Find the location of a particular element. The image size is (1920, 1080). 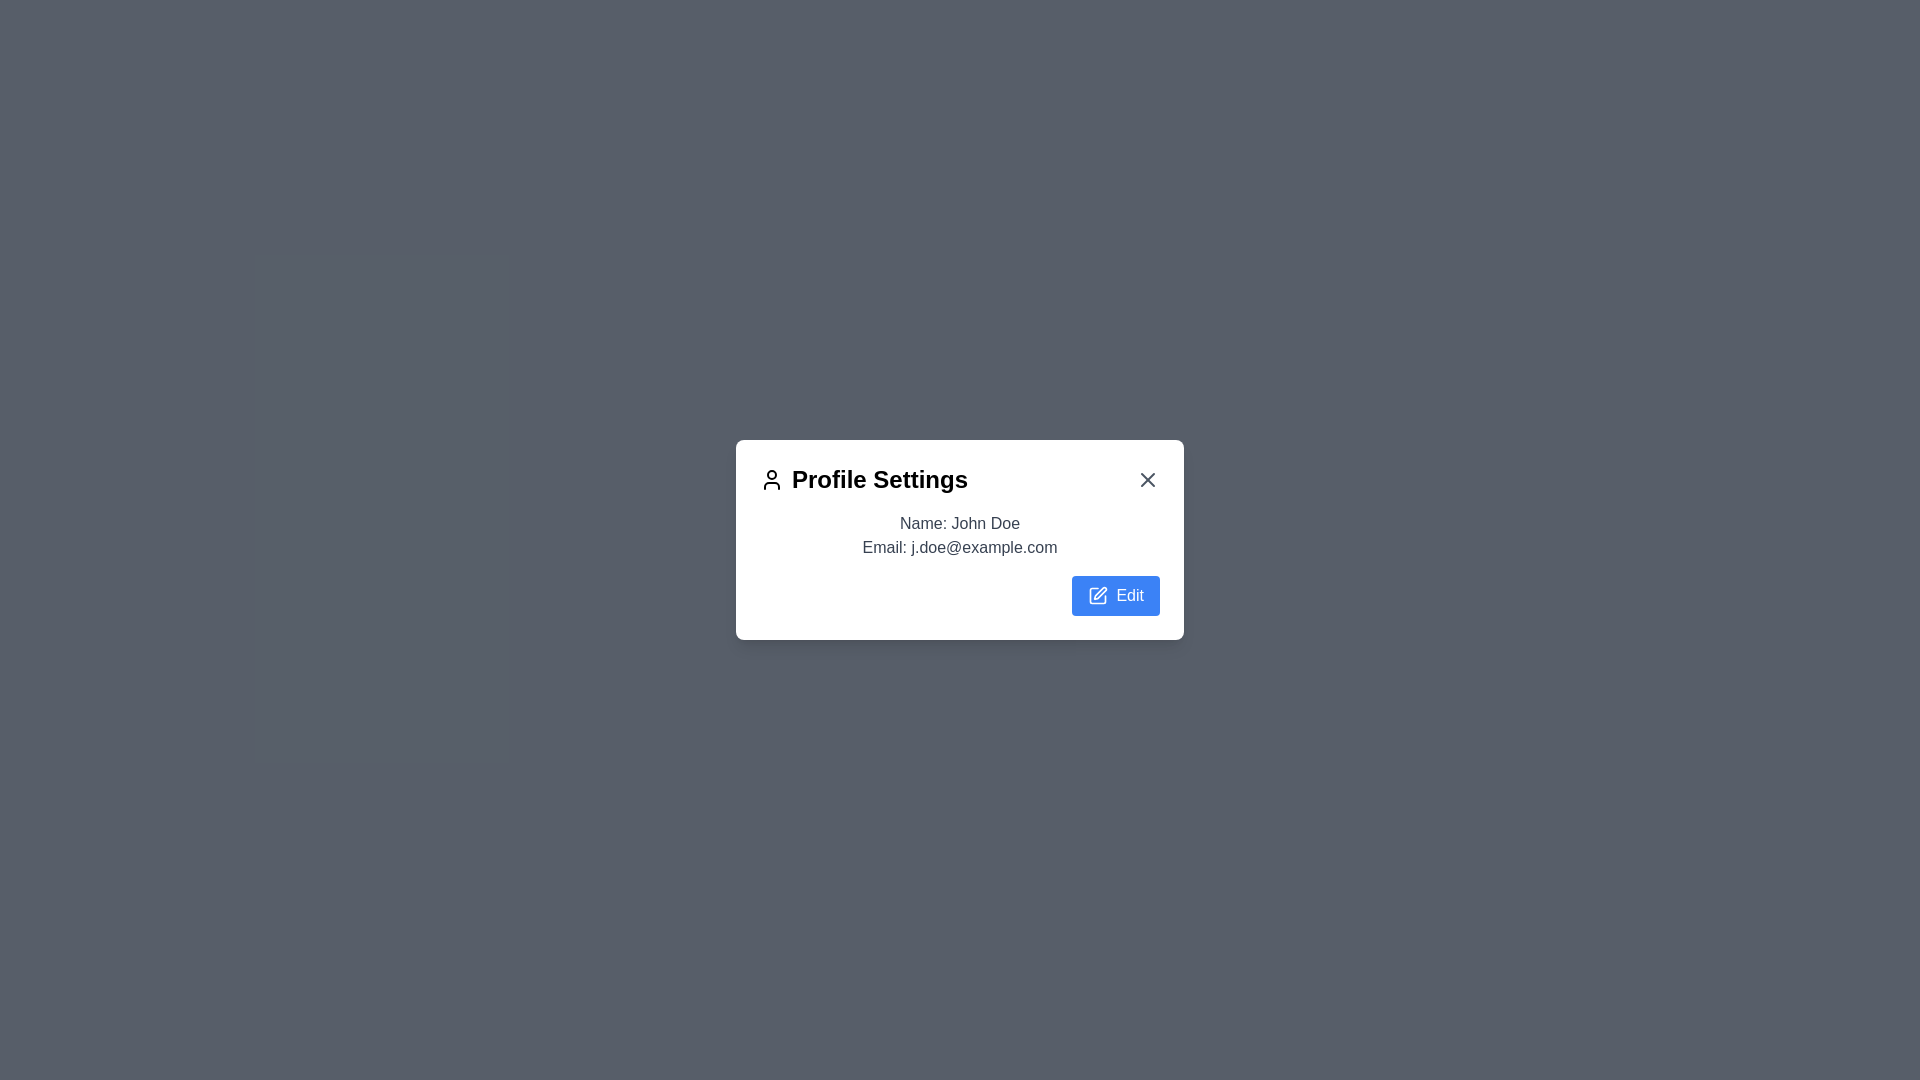

the 'Edit' button located in the bottom-right corner of the 'Profile Settings' modal dialog is located at coordinates (1099, 592).